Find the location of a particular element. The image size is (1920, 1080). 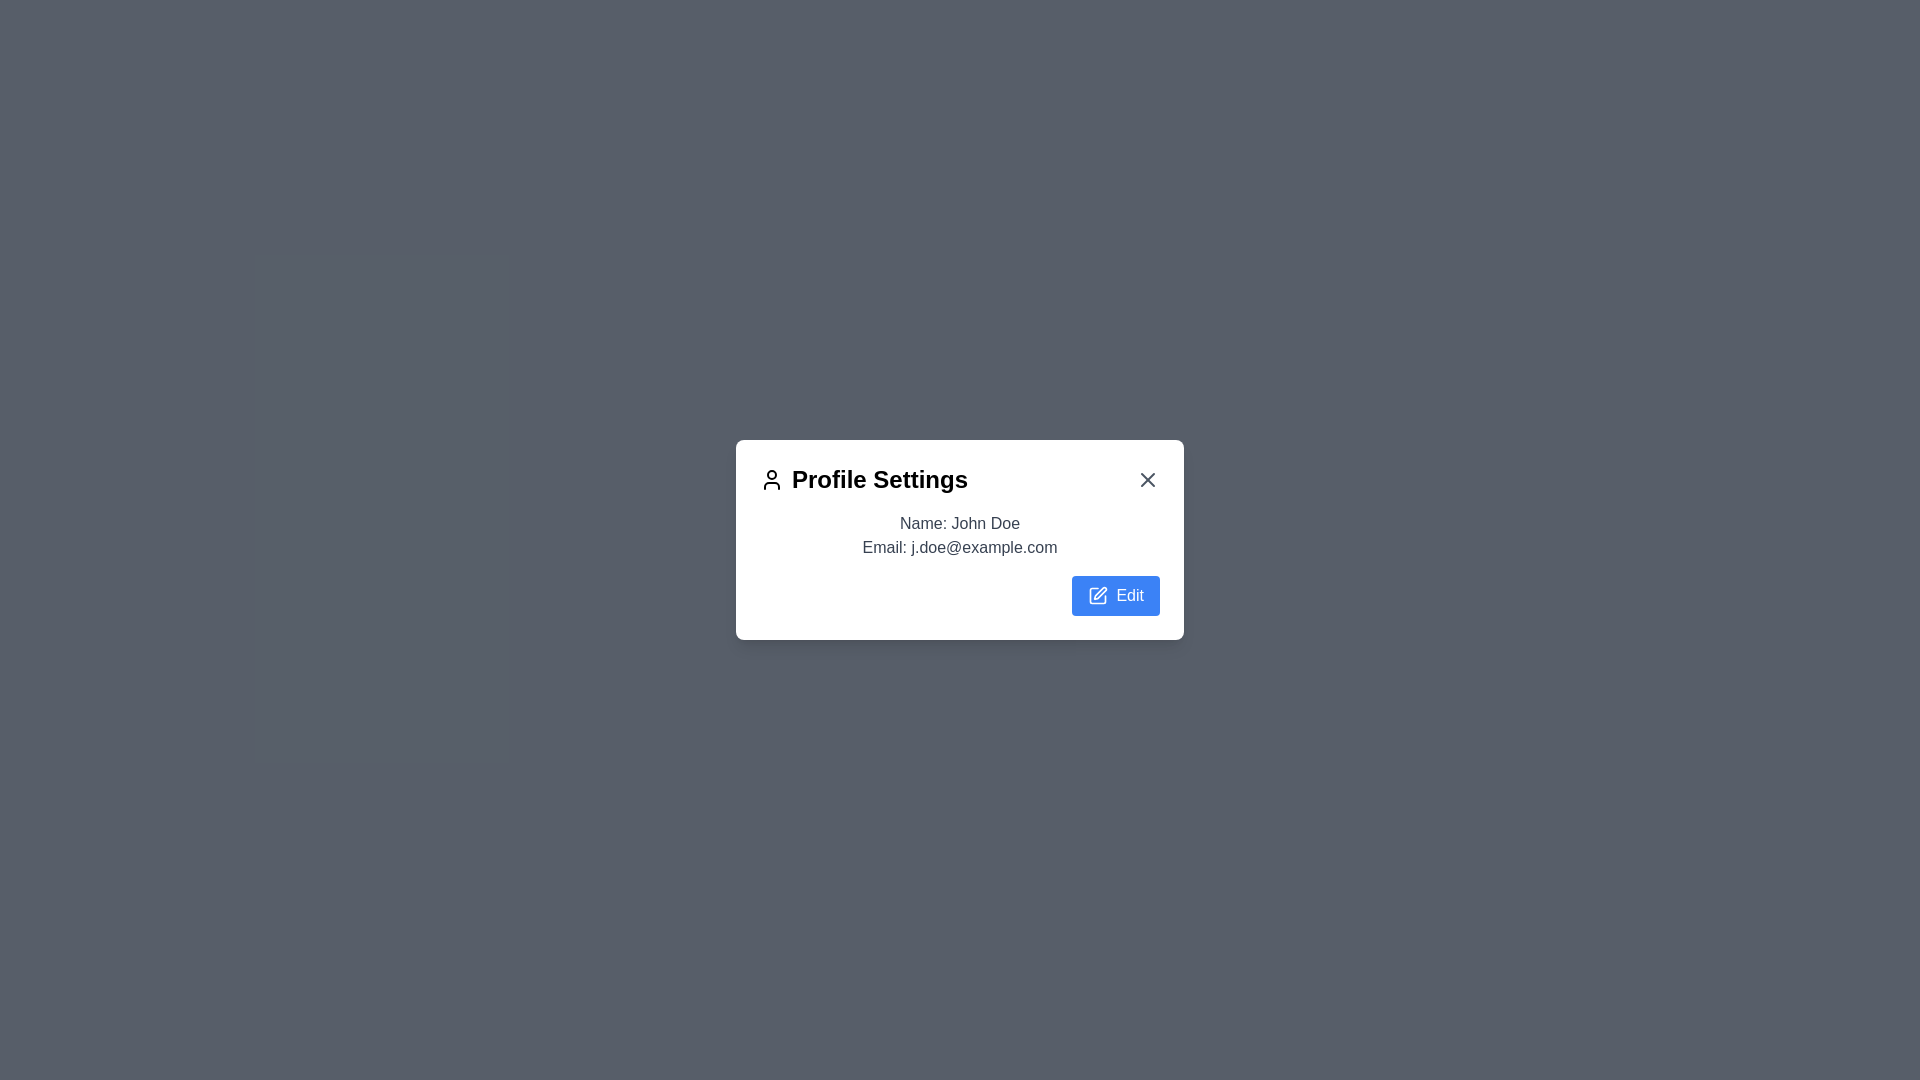

the 'Edit' button located in the bottom-right corner of the 'Profile Settings' modal dialog is located at coordinates (1099, 592).